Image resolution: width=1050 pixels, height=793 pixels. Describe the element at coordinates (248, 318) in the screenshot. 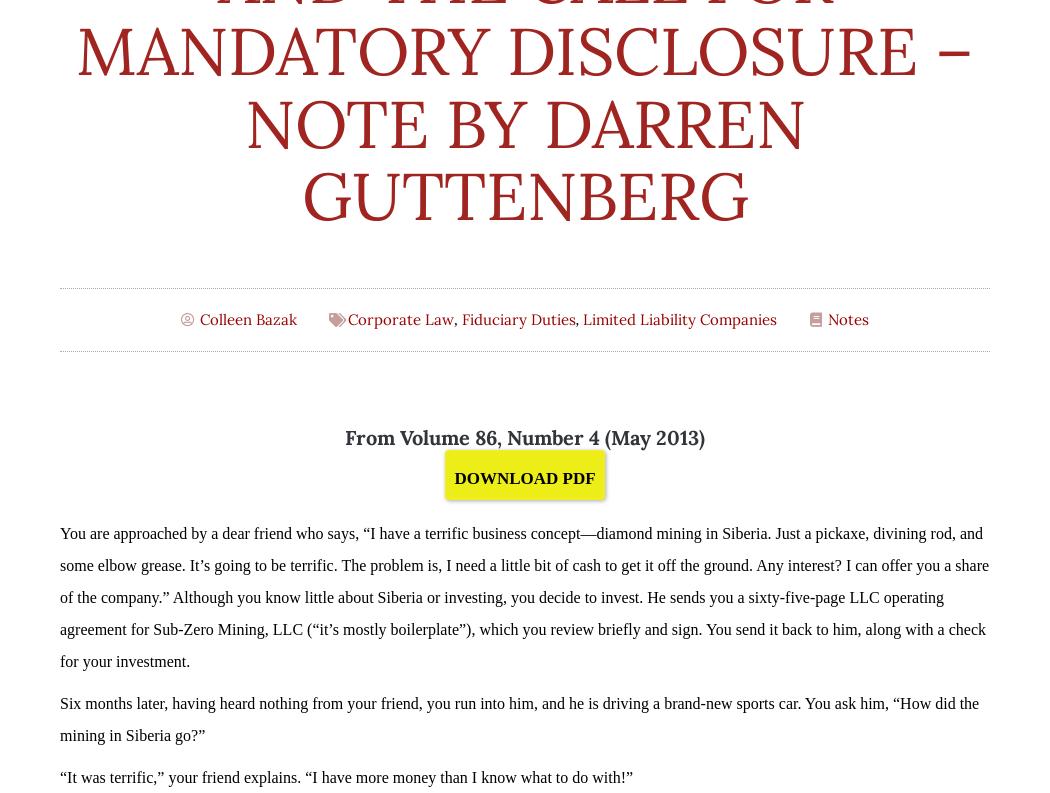

I see `'Colleen Bazak'` at that location.